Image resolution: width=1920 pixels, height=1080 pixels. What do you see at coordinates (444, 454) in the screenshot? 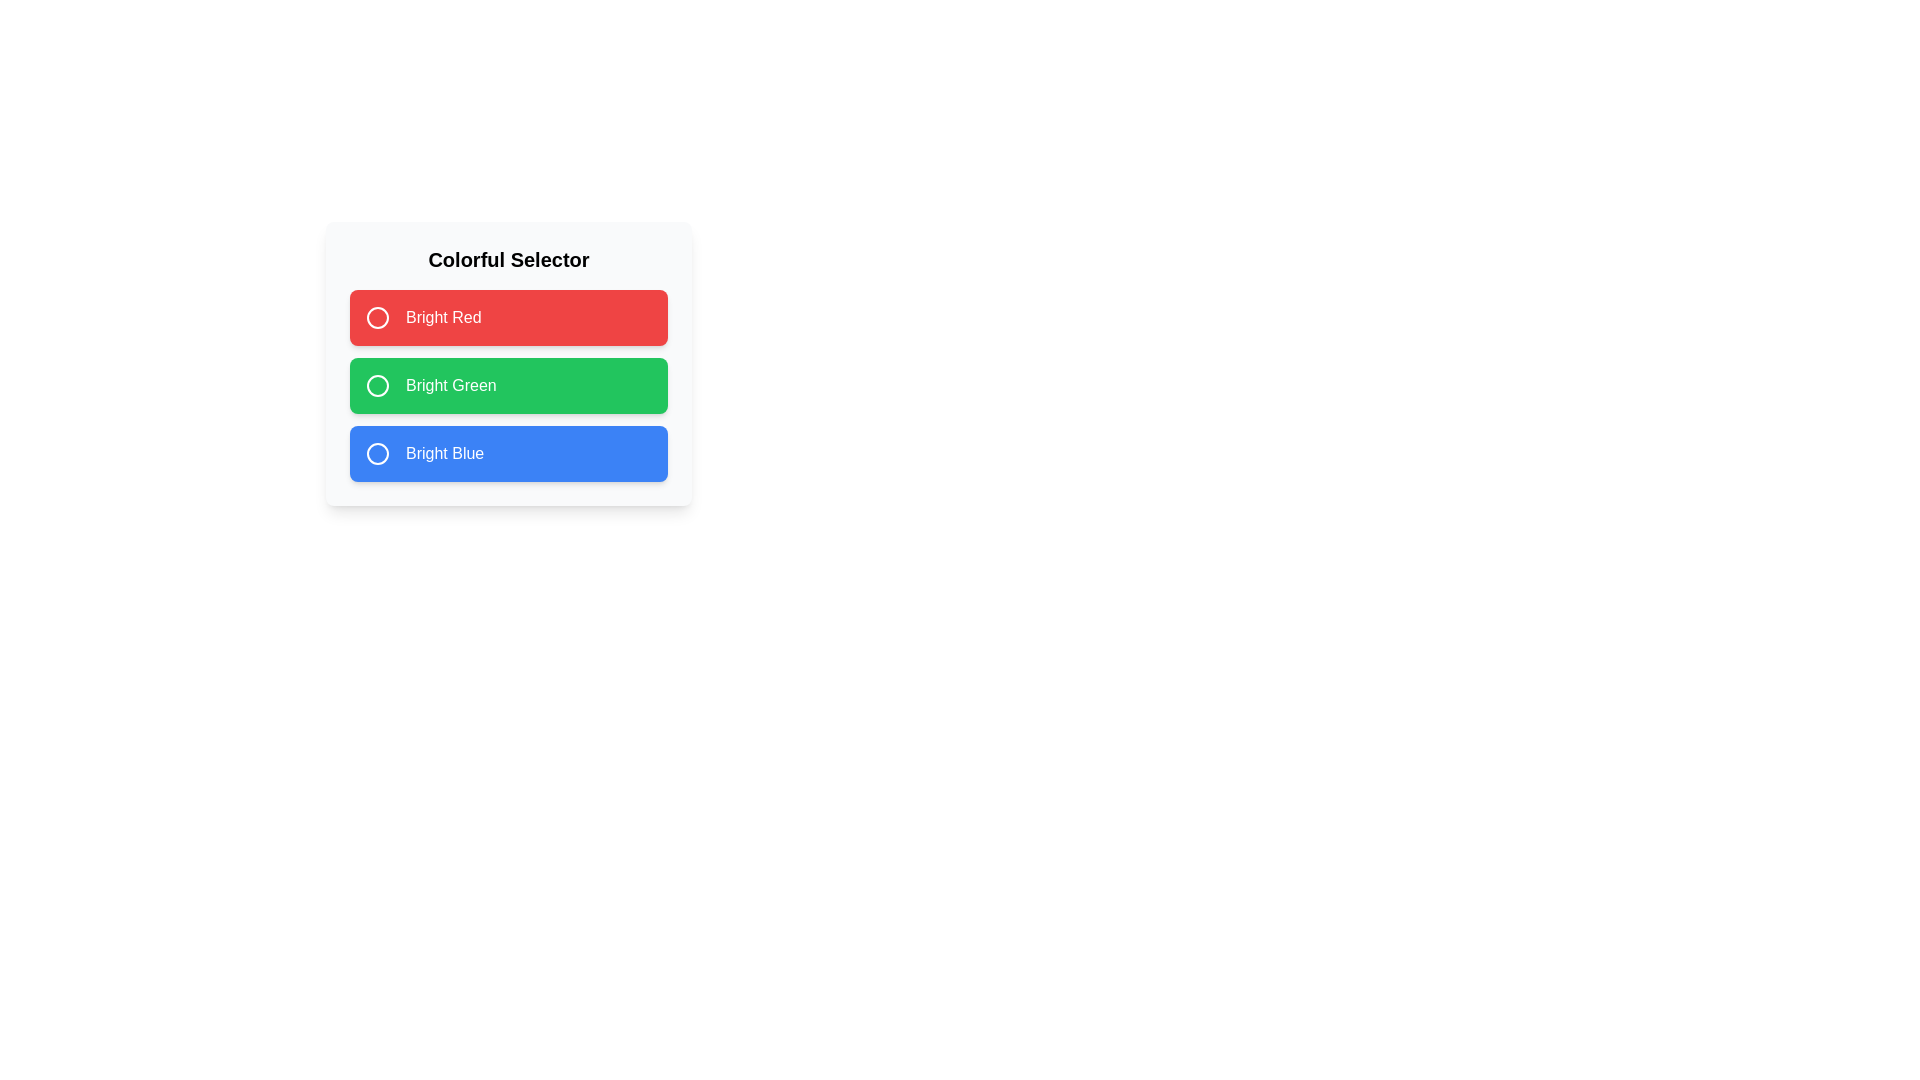
I see `text label 'Bright Blue' which is the third selectable option in a vertical group of colorful selectors, styled with a blue background and a white circular icon` at bounding box center [444, 454].